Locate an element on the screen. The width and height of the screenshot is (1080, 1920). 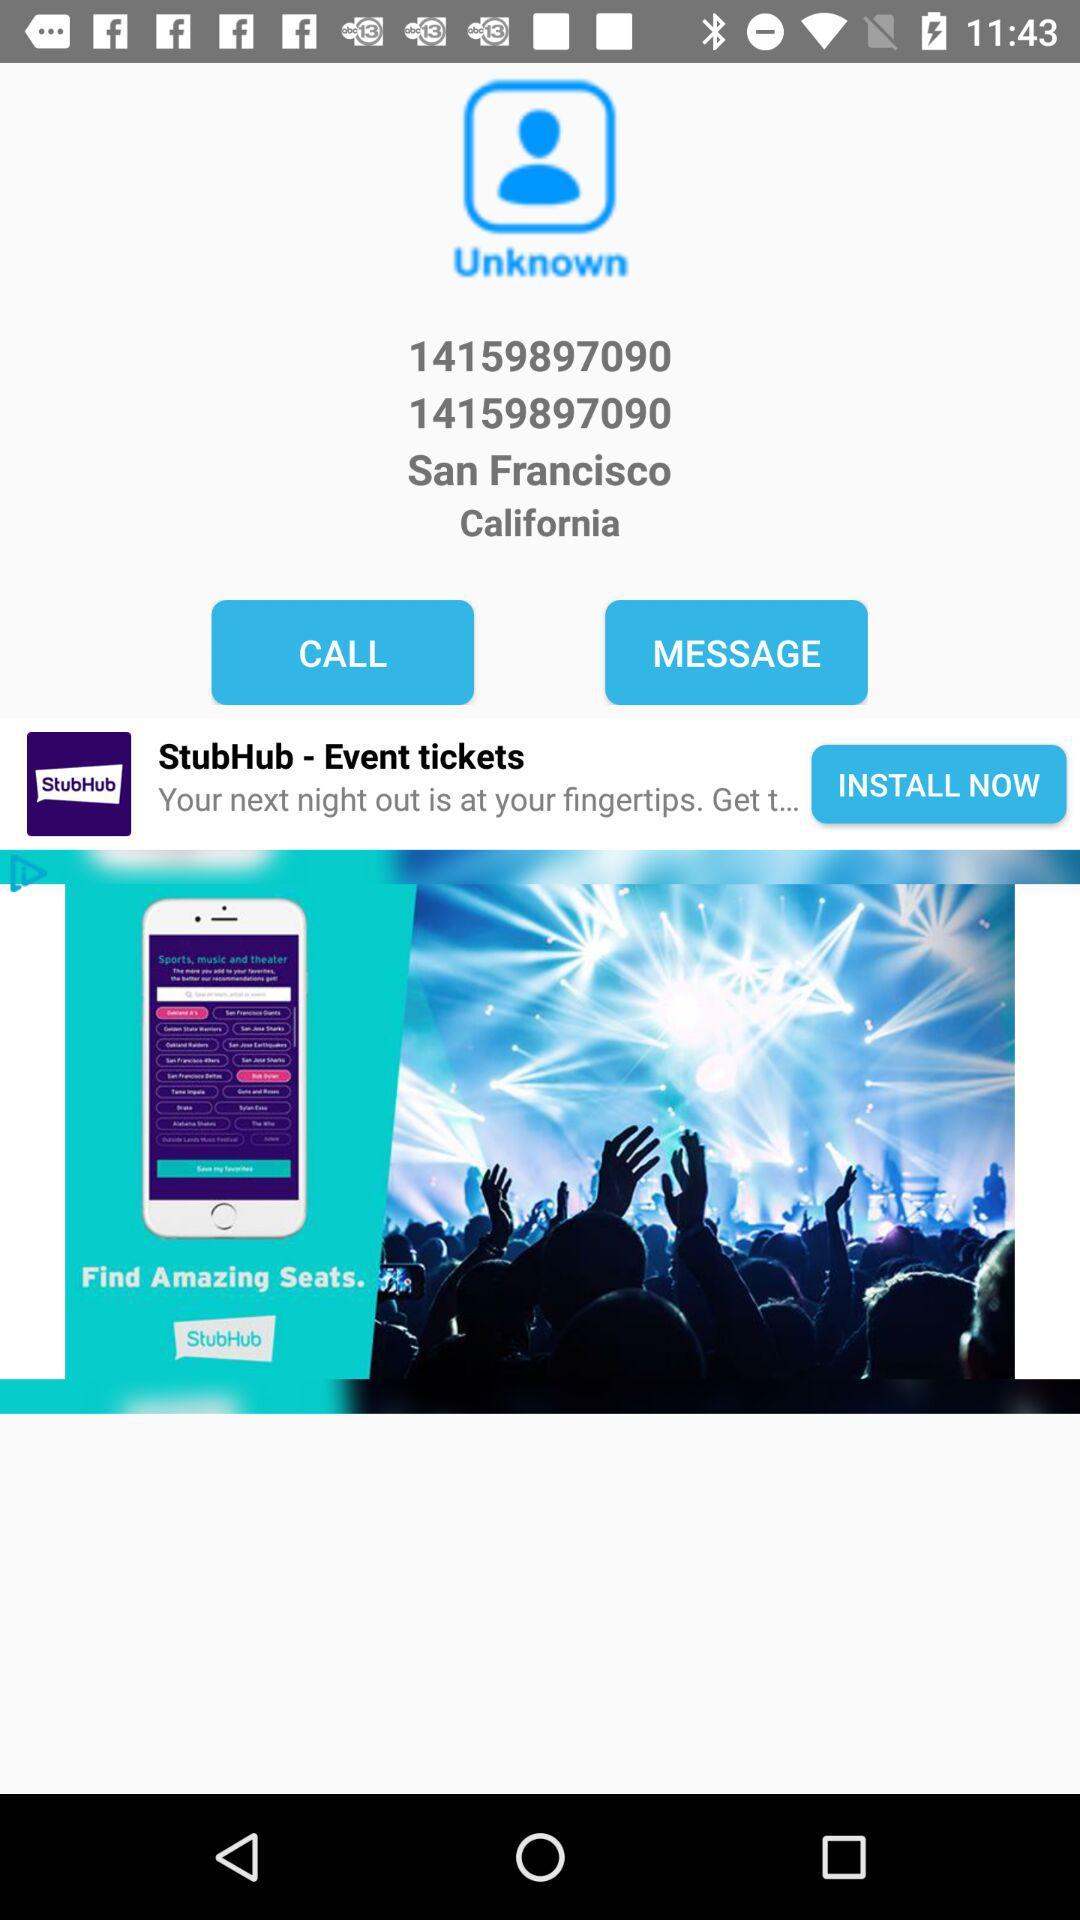
item to the right of call is located at coordinates (736, 652).